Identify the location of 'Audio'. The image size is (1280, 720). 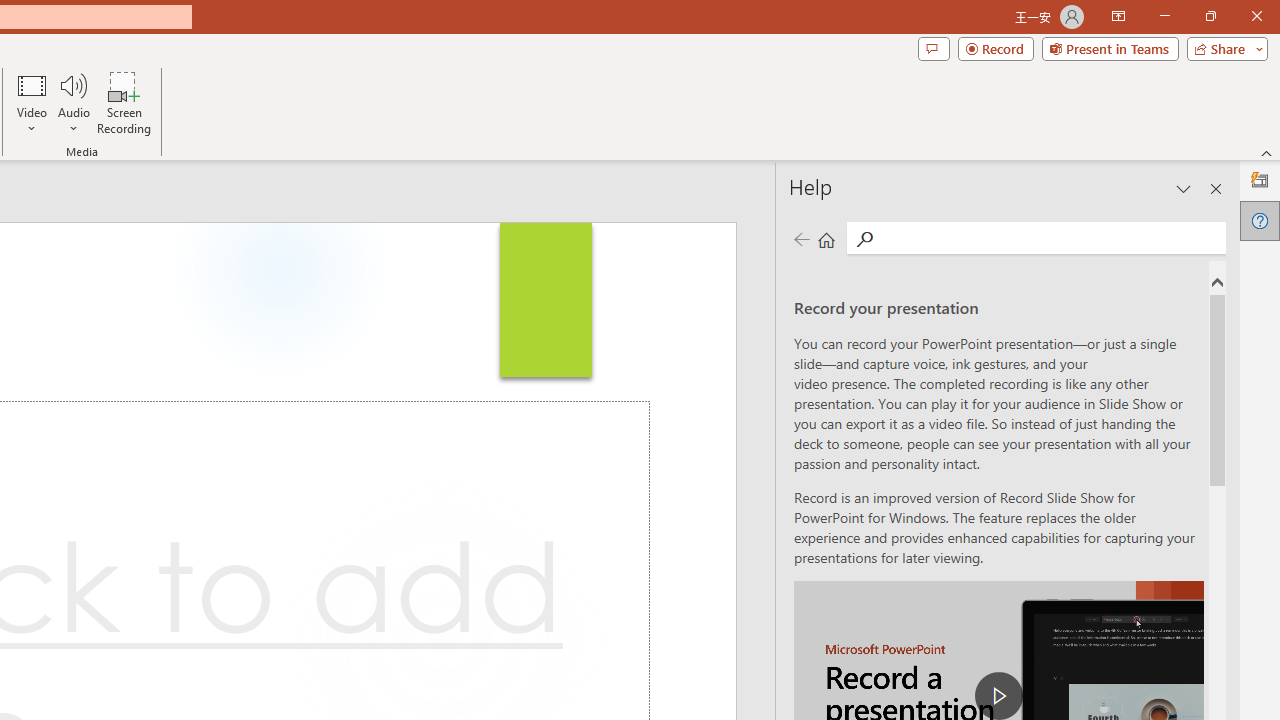
(73, 103).